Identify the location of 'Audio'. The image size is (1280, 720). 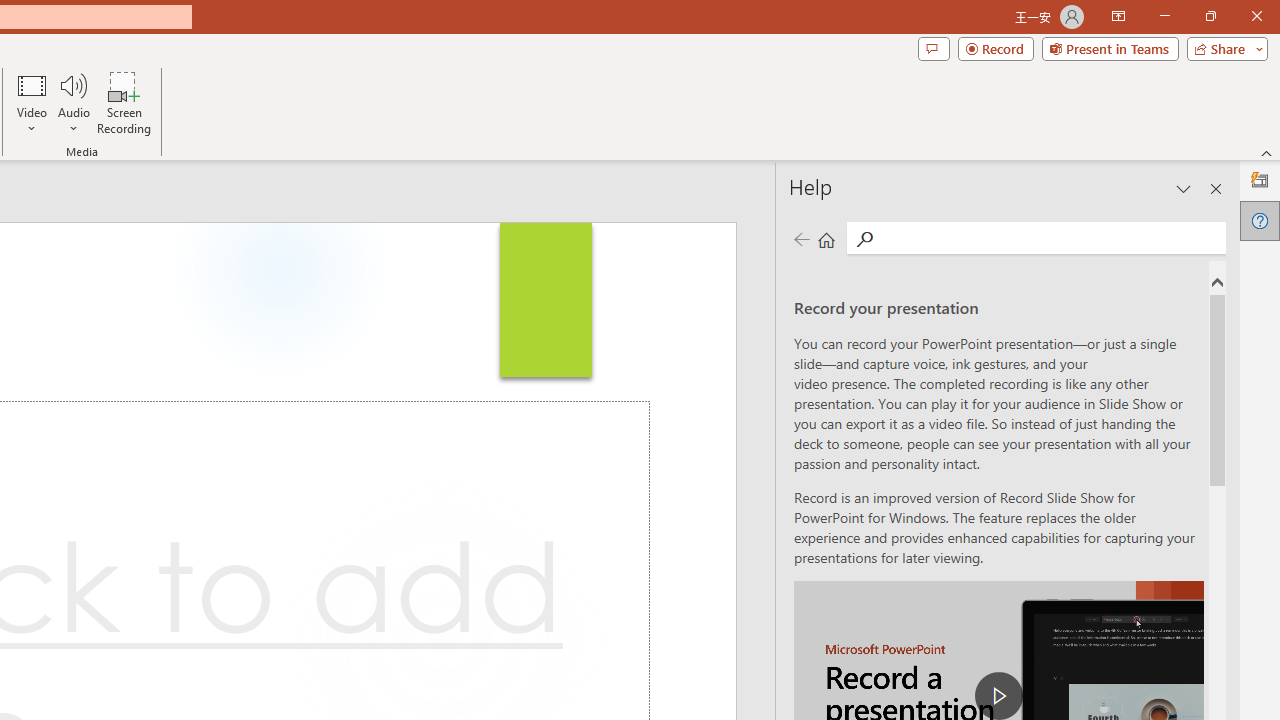
(73, 103).